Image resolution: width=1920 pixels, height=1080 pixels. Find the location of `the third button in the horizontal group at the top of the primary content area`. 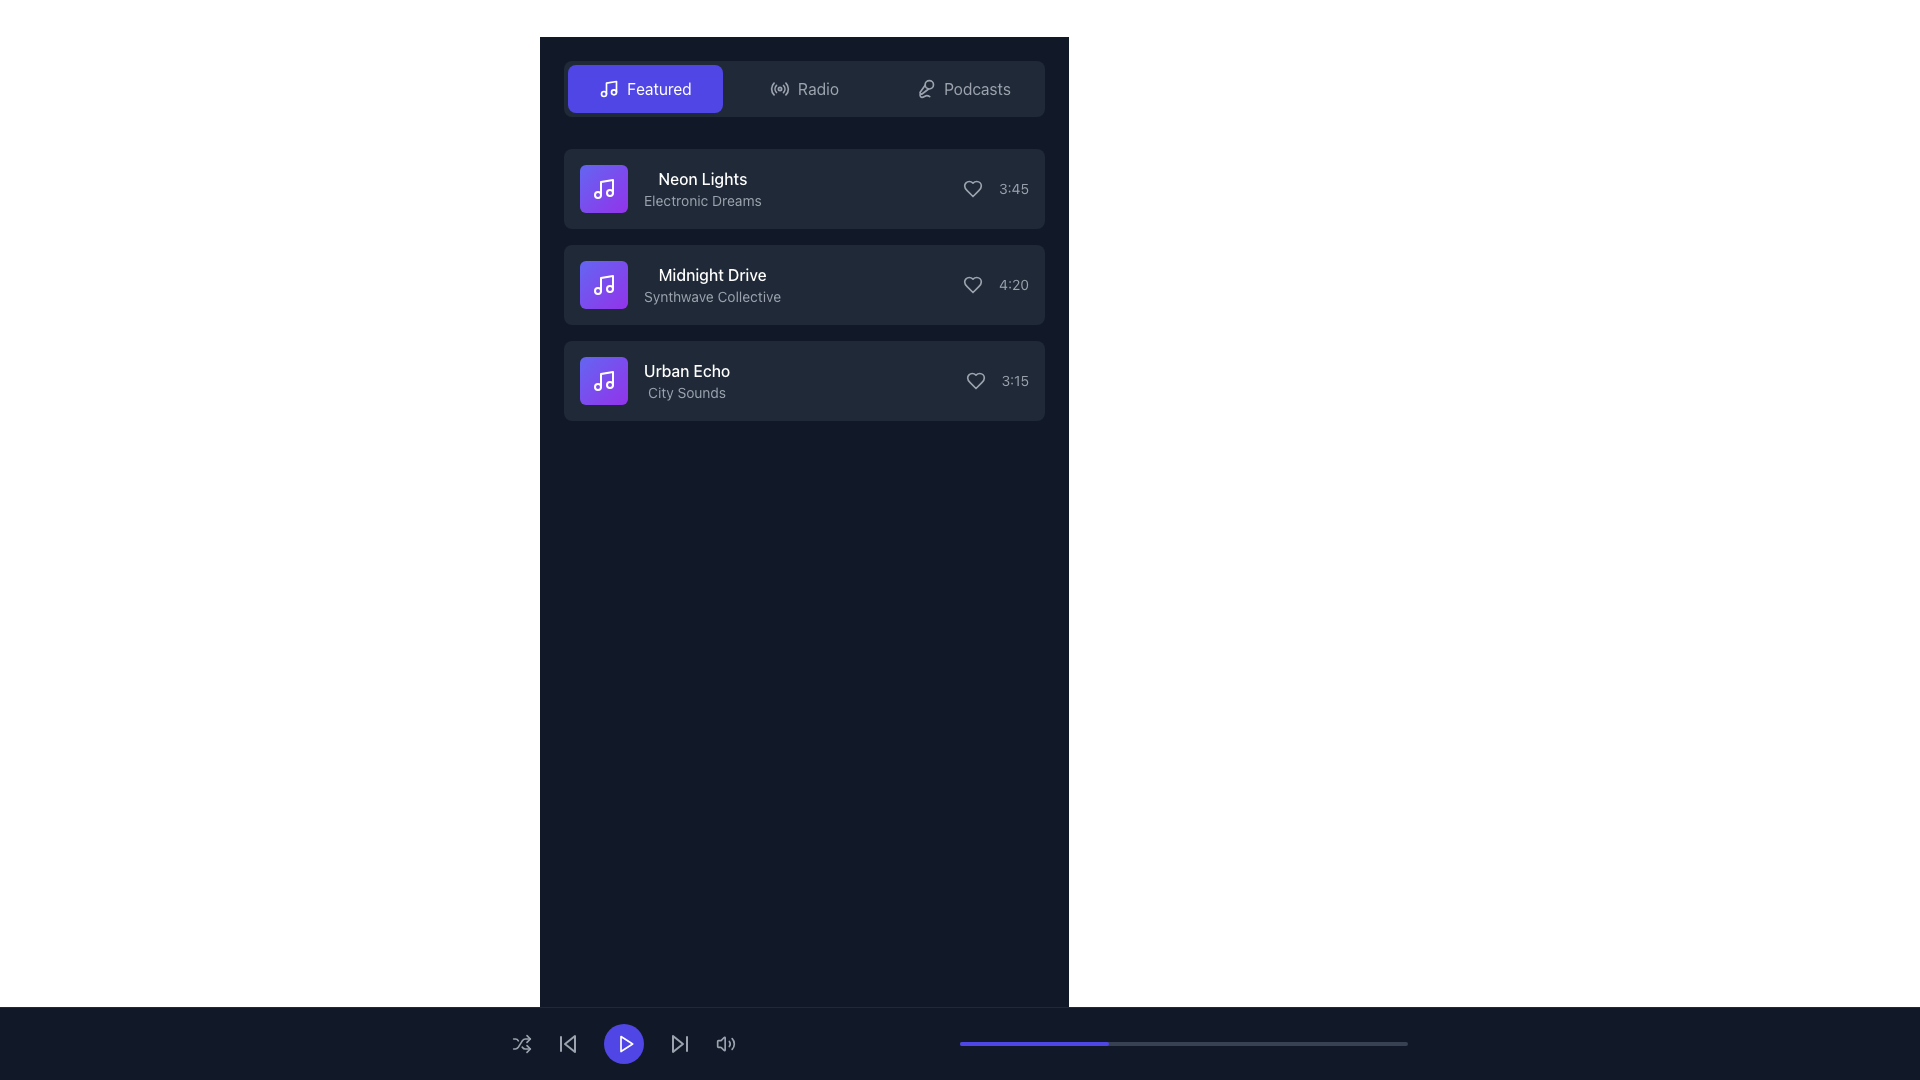

the third button in the horizontal group at the top of the primary content area is located at coordinates (963, 87).